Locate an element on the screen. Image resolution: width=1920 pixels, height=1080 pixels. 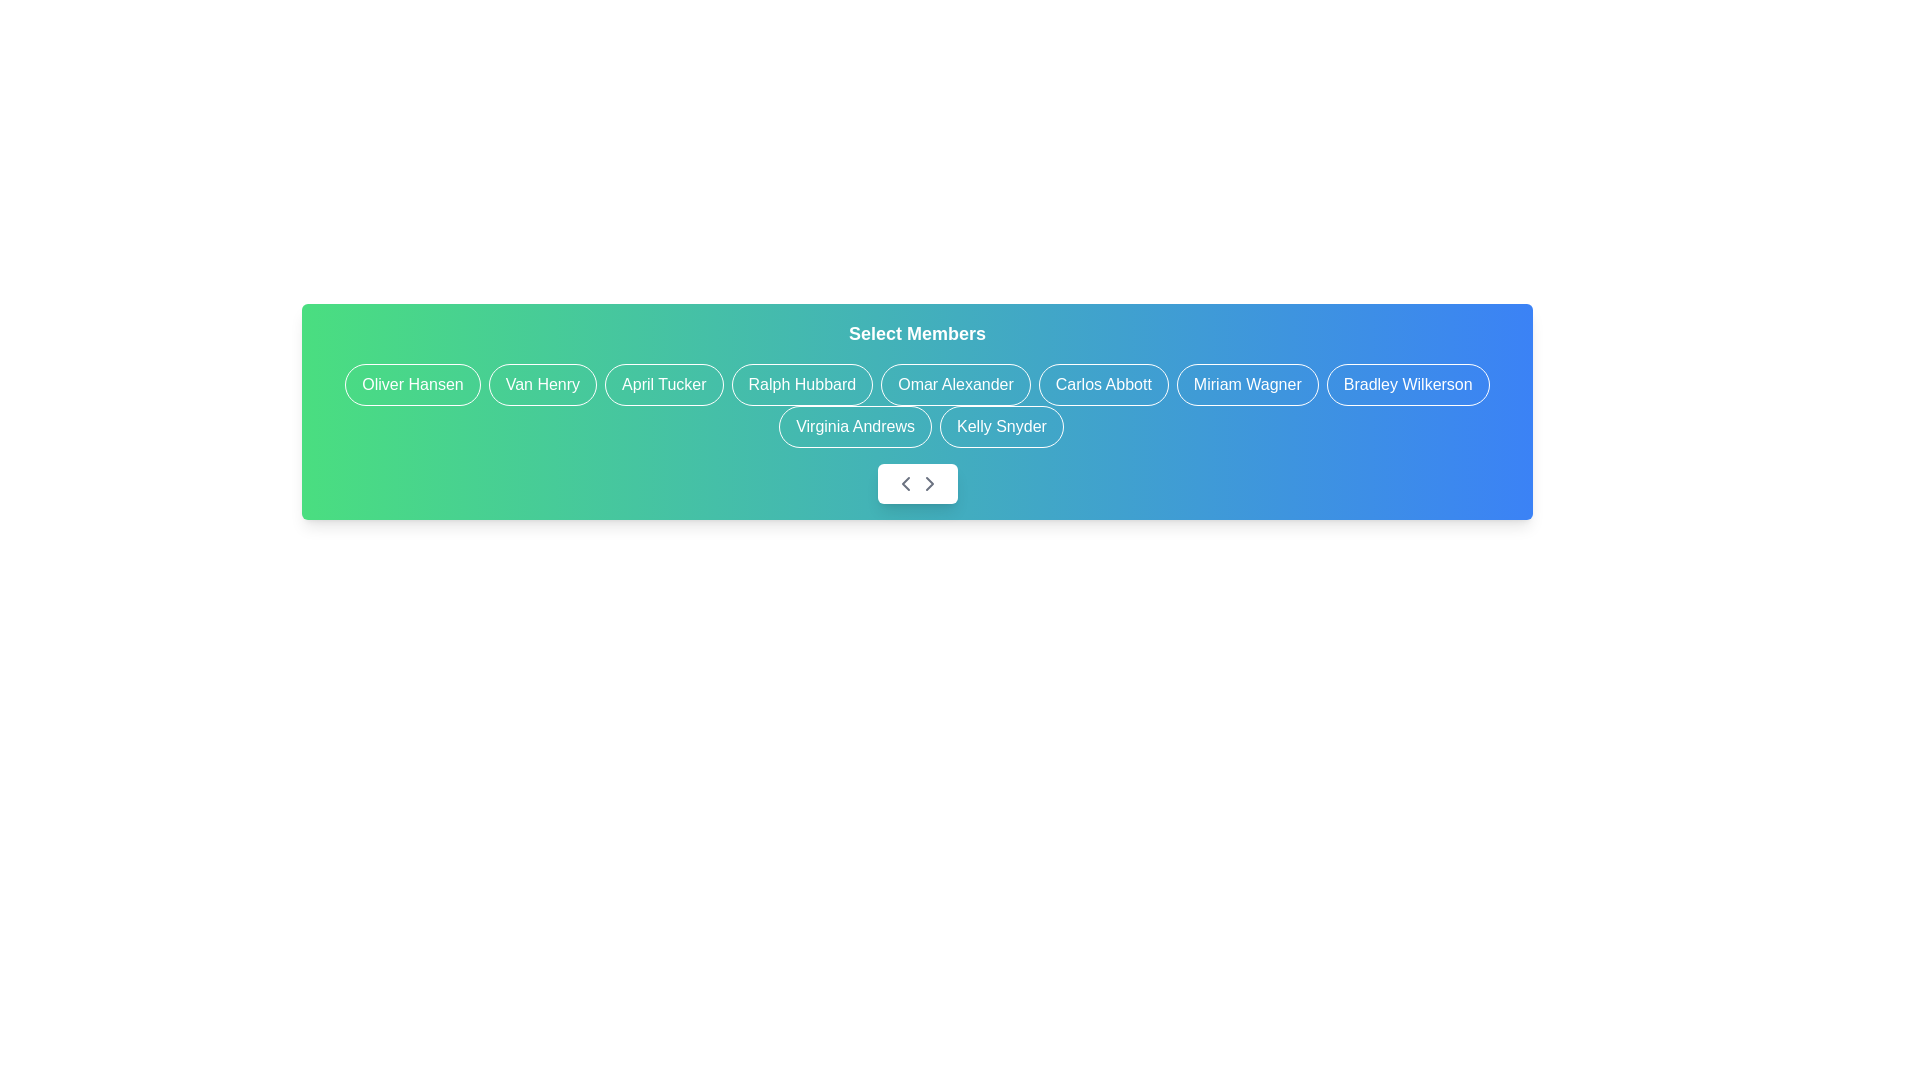
the button representing 'Van Henry', which is the second button in a horizontal list of buttons is located at coordinates (542, 385).